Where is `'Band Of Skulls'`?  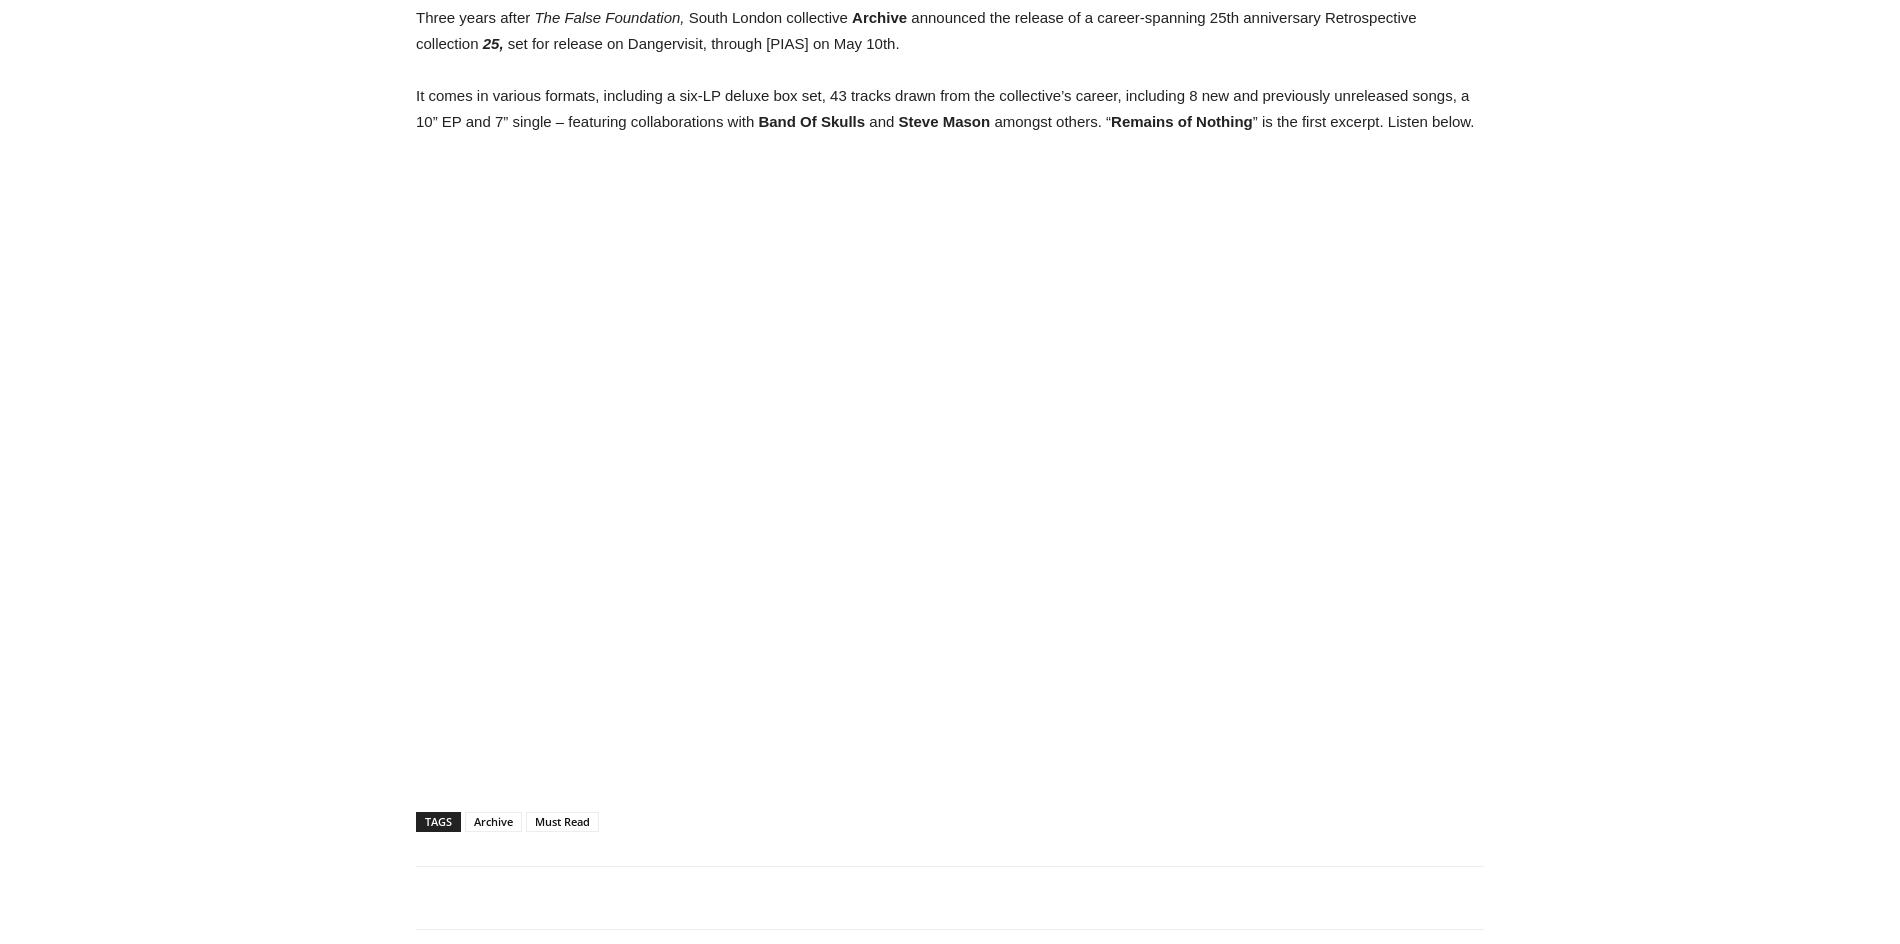
'Band Of Skulls' is located at coordinates (810, 121).